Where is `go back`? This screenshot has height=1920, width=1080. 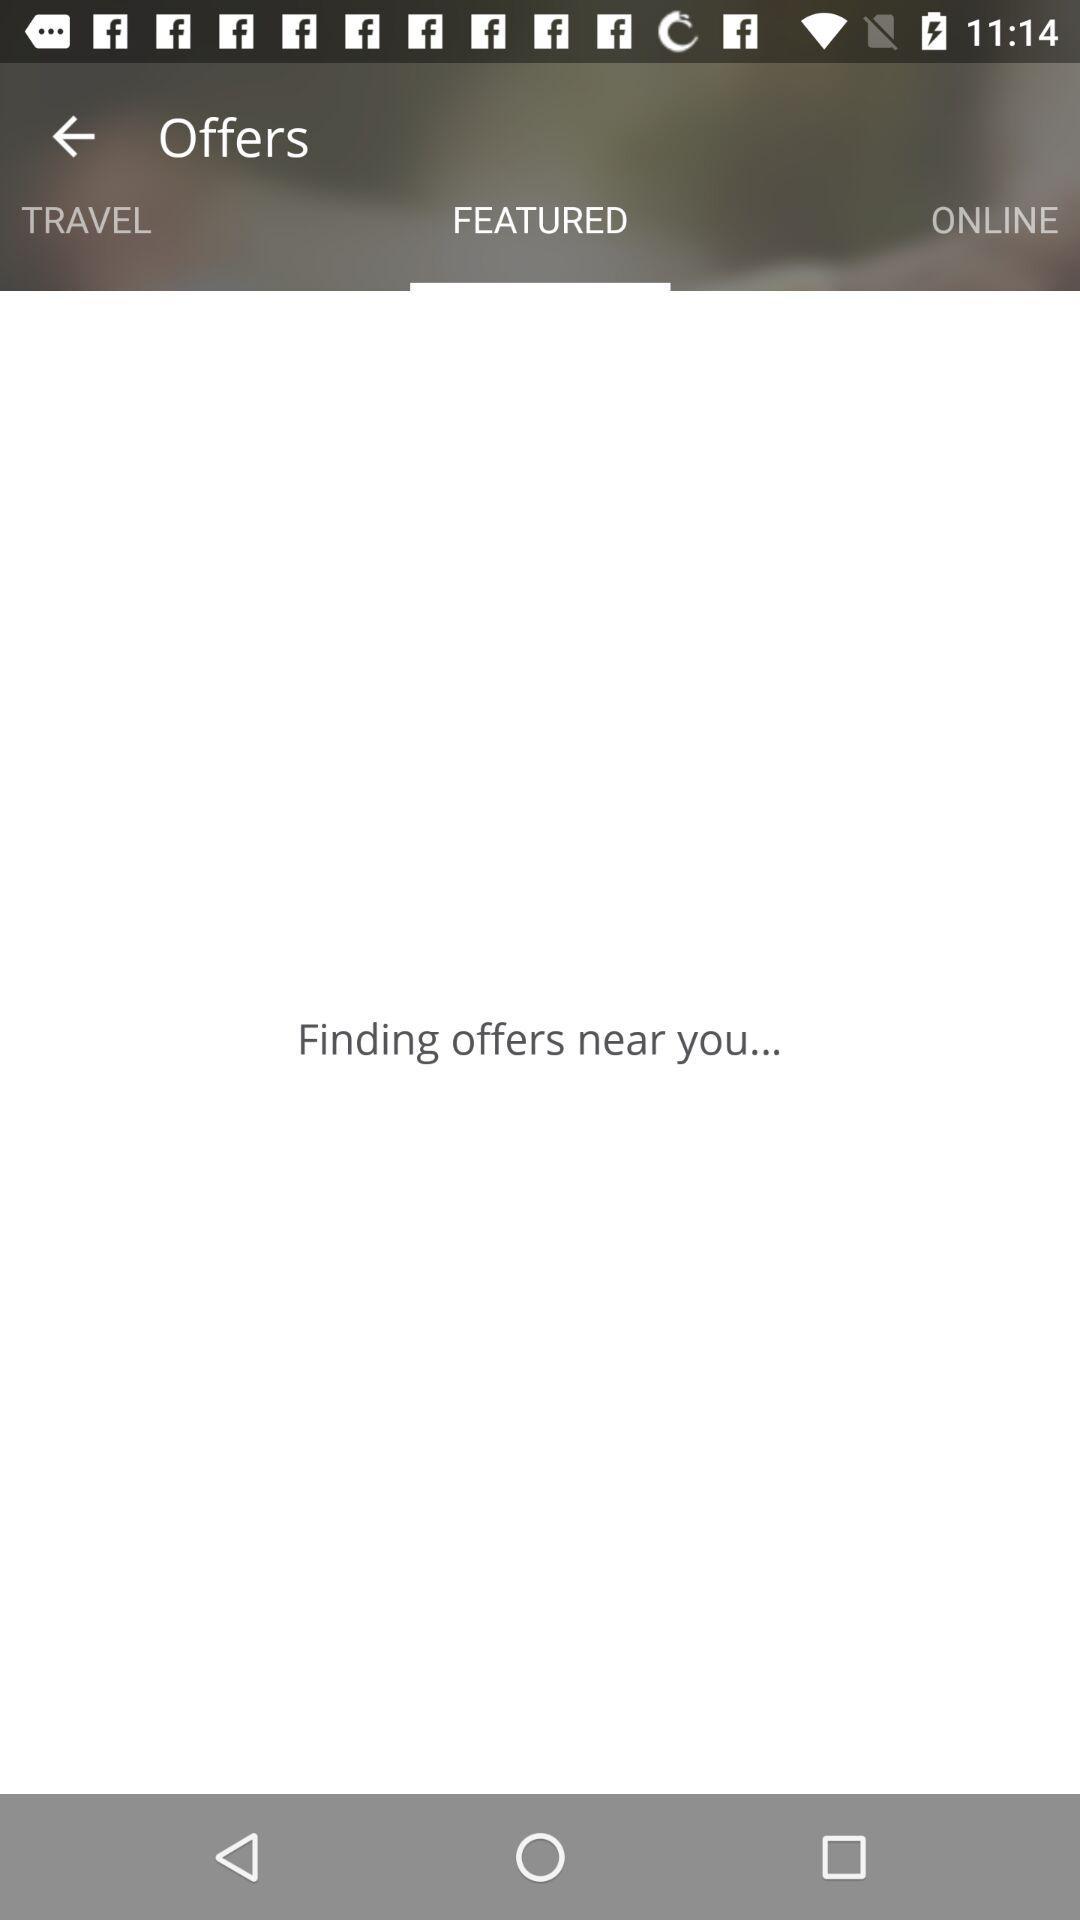
go back is located at coordinates (72, 135).